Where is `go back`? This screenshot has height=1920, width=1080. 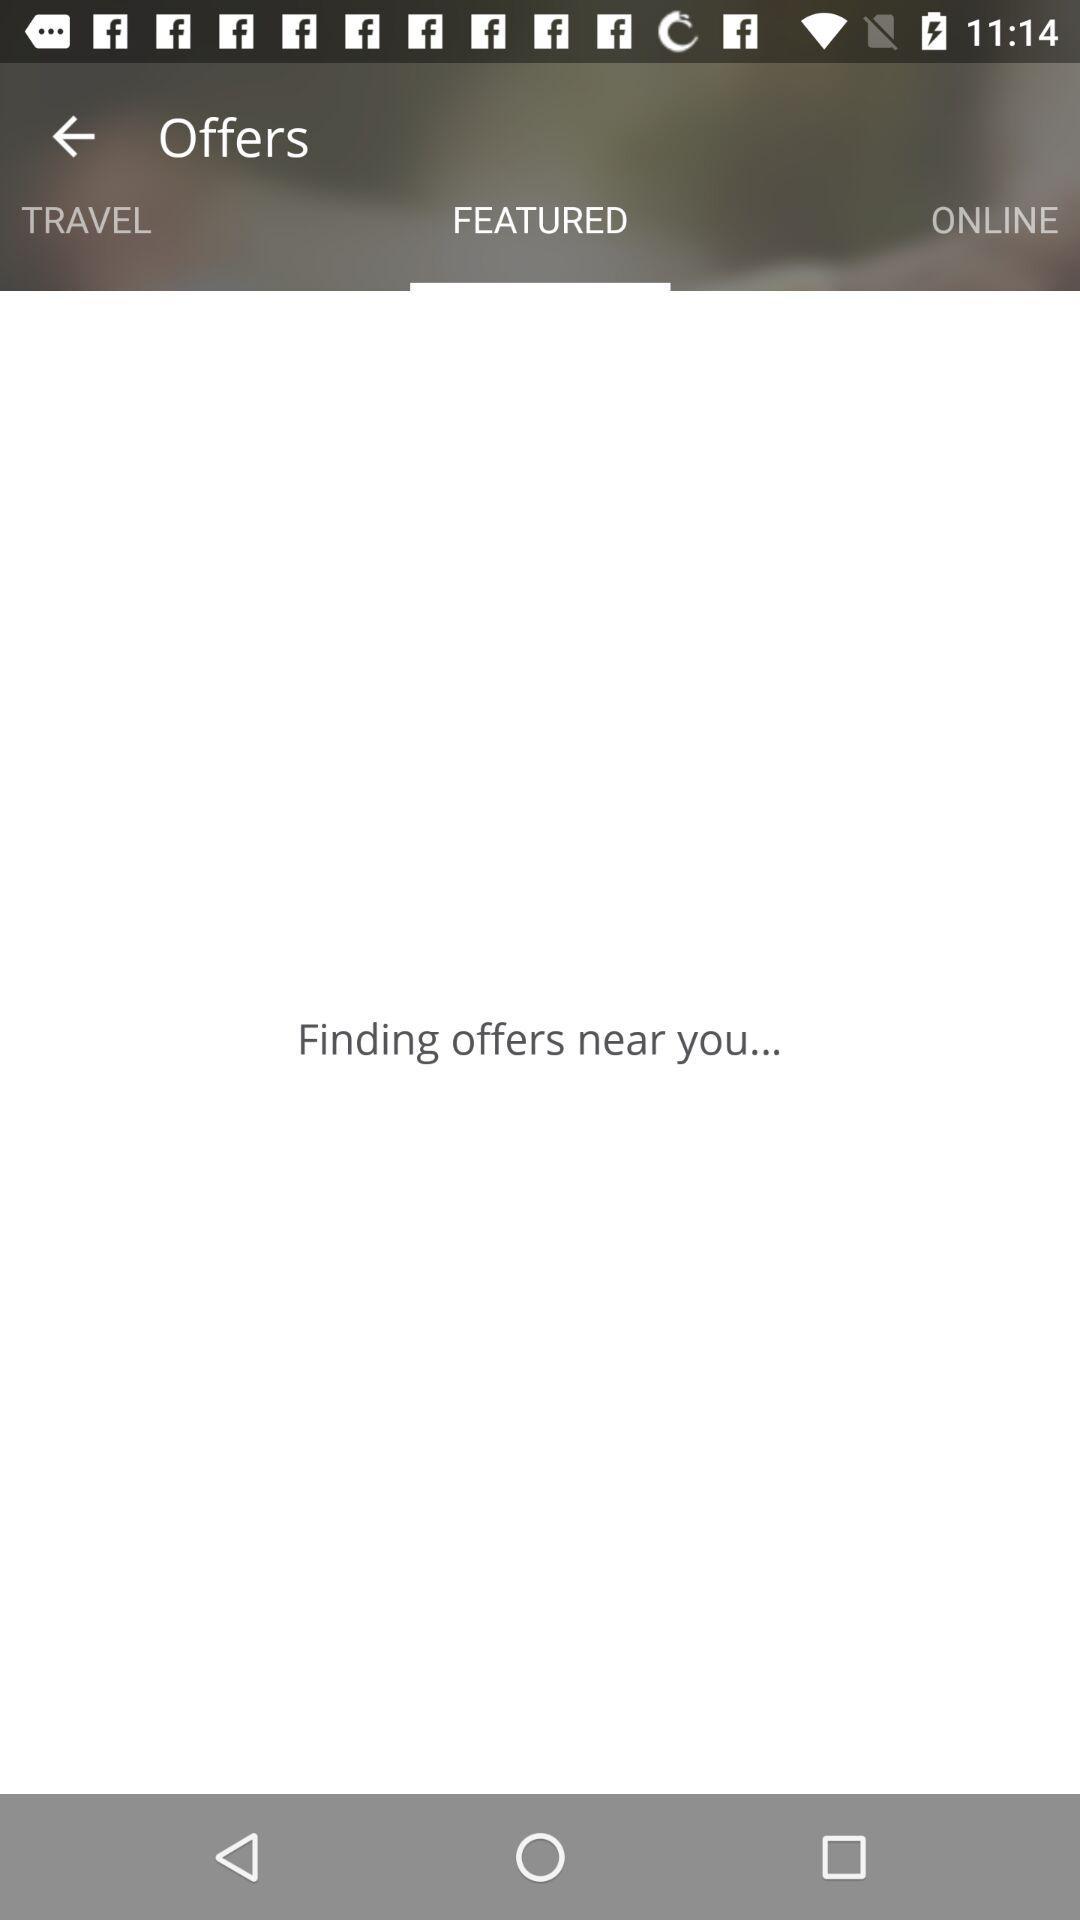
go back is located at coordinates (72, 135).